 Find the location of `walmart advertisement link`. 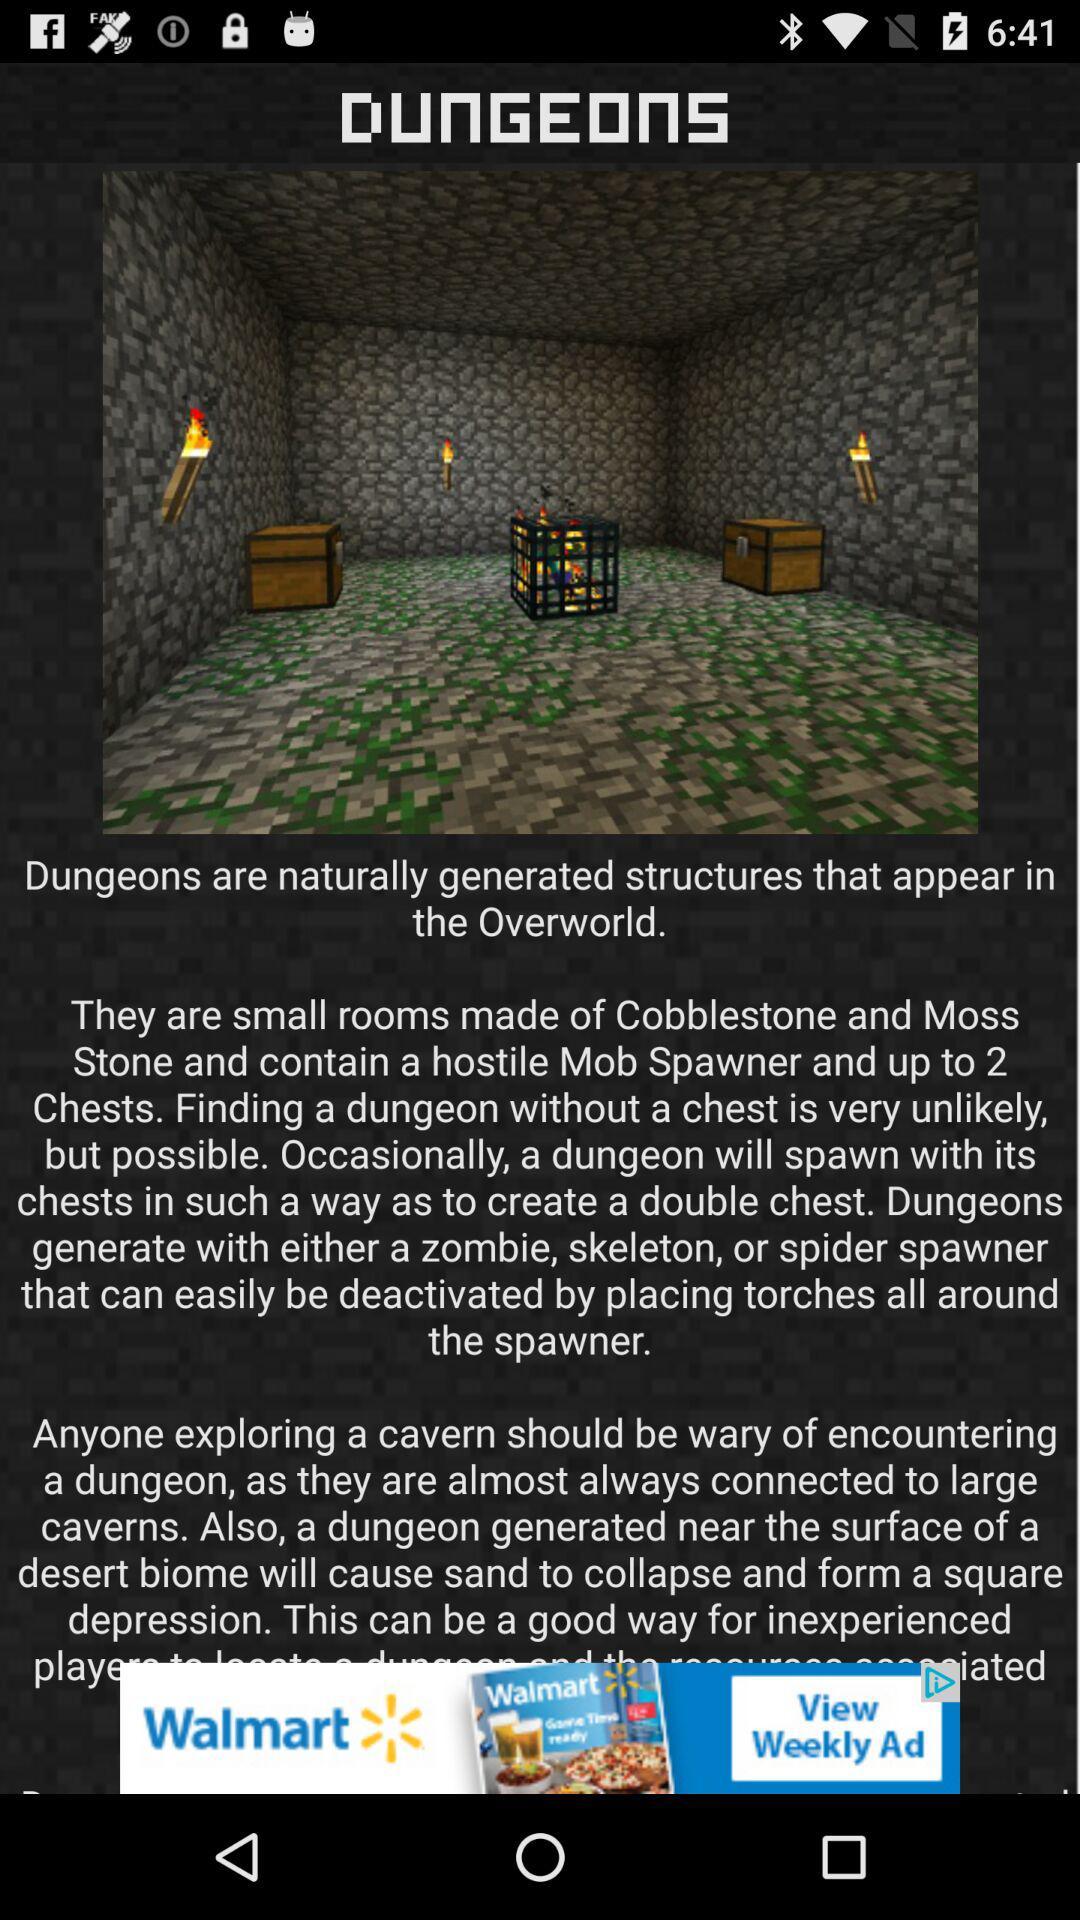

walmart advertisement link is located at coordinates (540, 1727).